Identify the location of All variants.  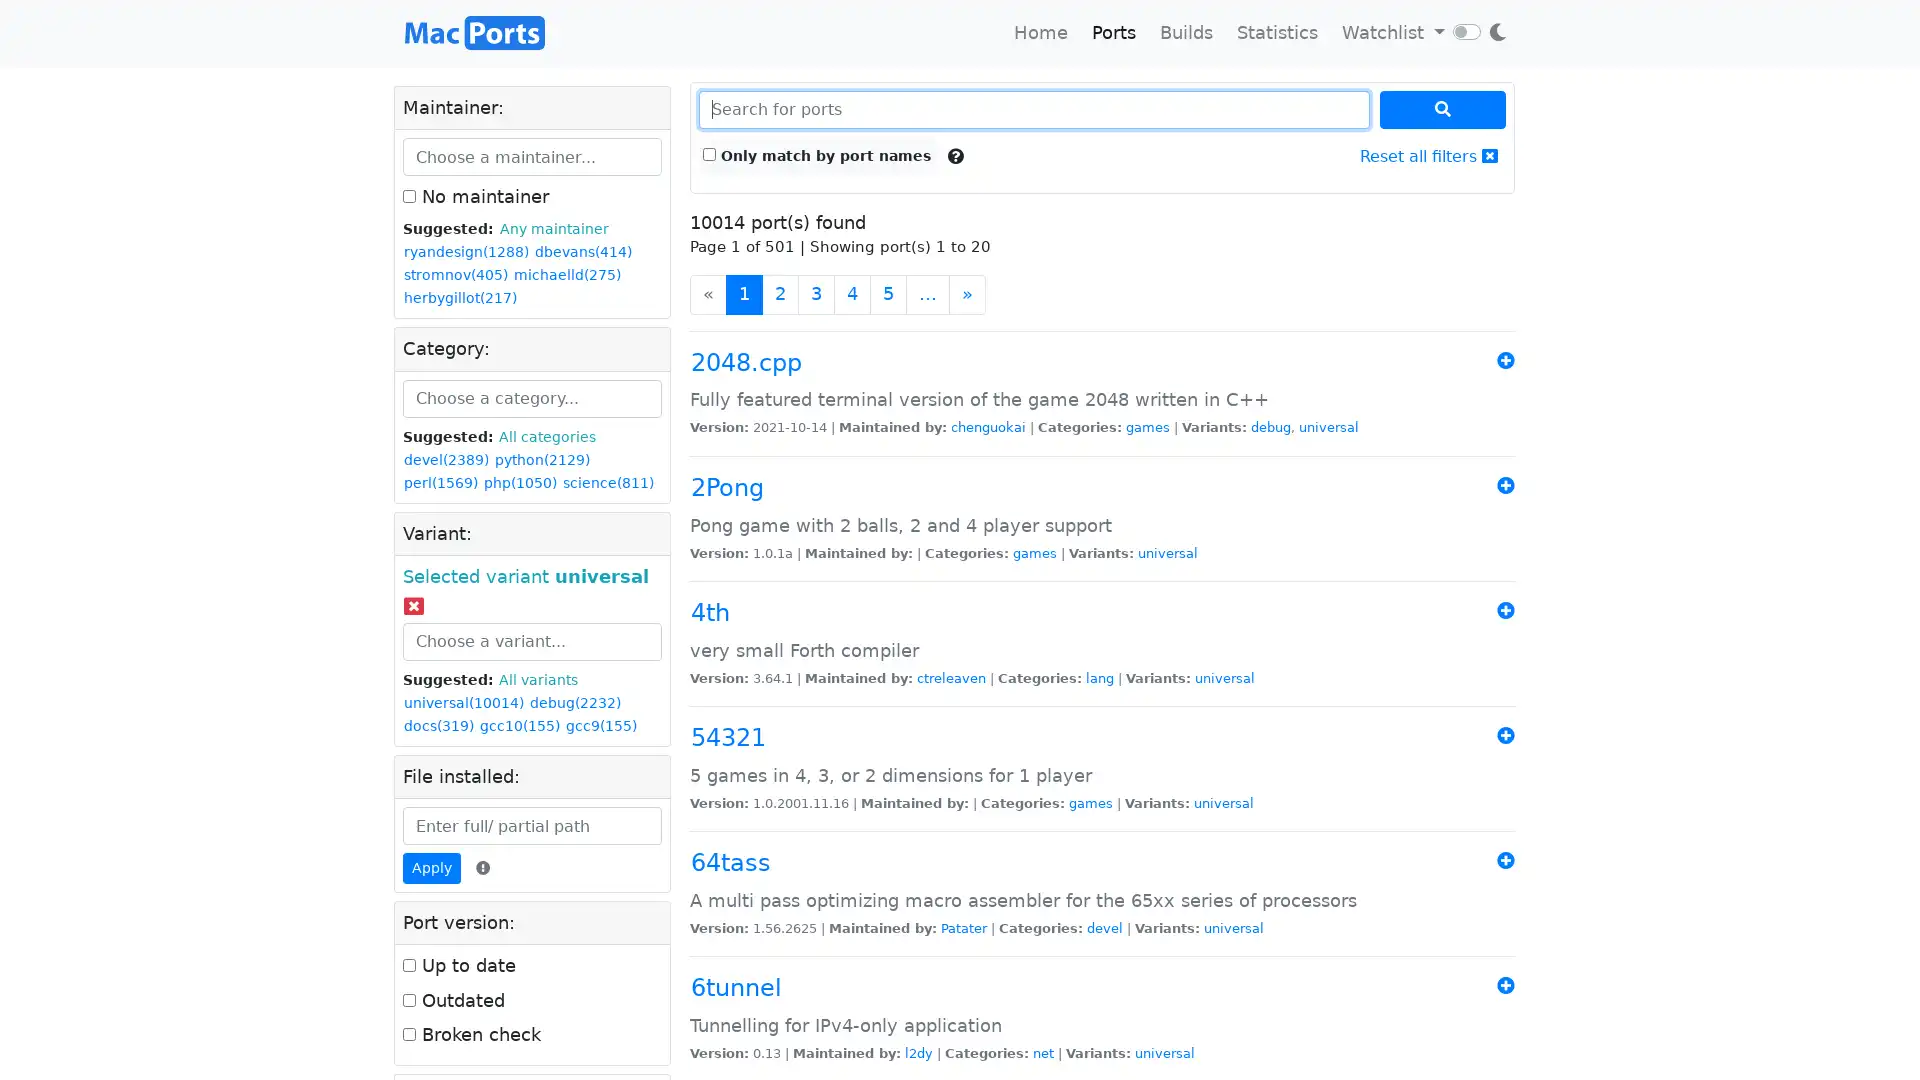
(538, 678).